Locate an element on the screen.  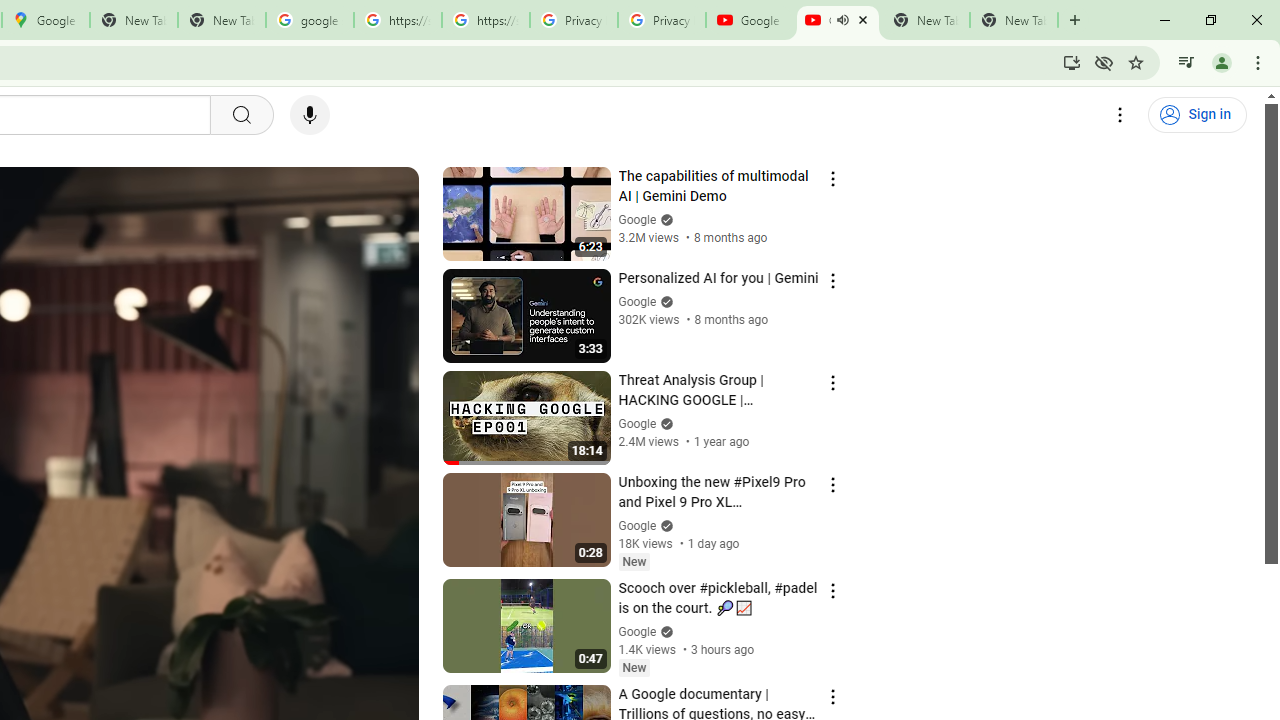
'Action menu' is located at coordinates (832, 695).